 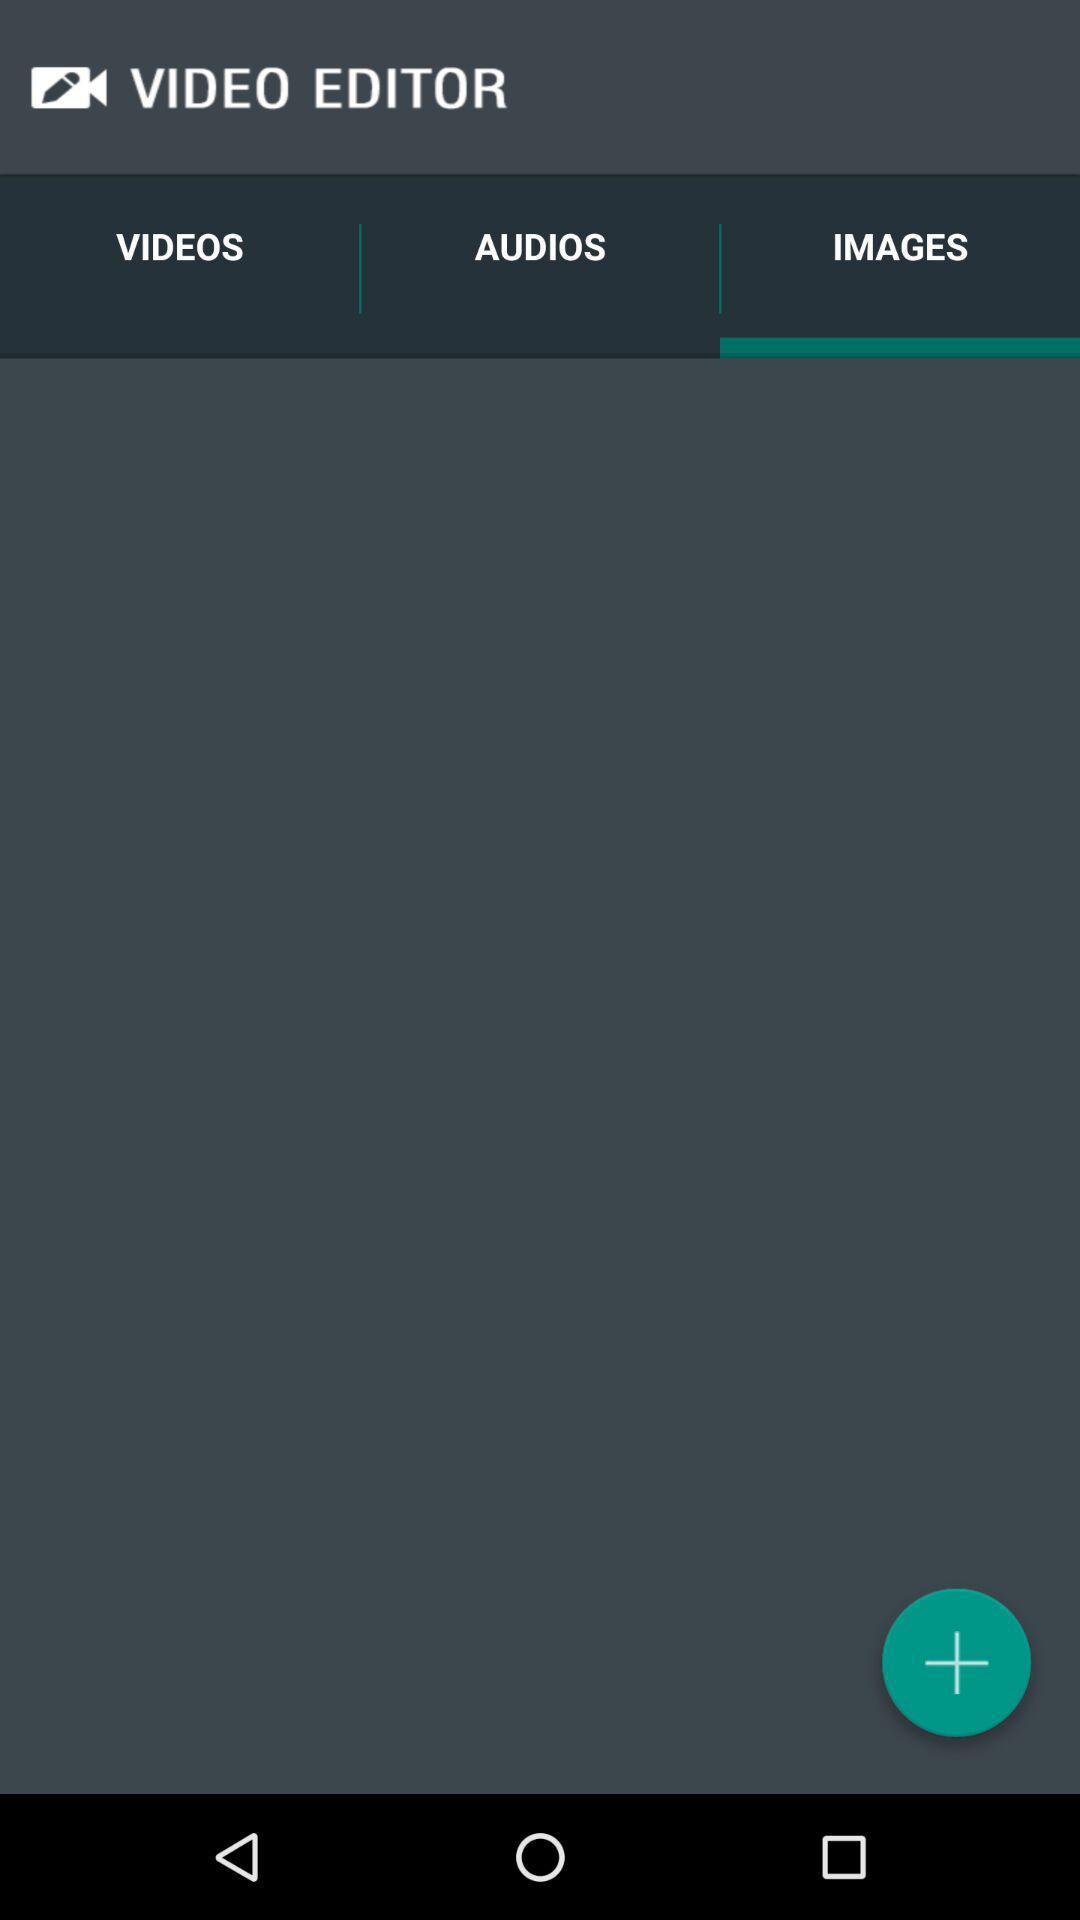 I want to click on the add icon, so click(x=955, y=1670).